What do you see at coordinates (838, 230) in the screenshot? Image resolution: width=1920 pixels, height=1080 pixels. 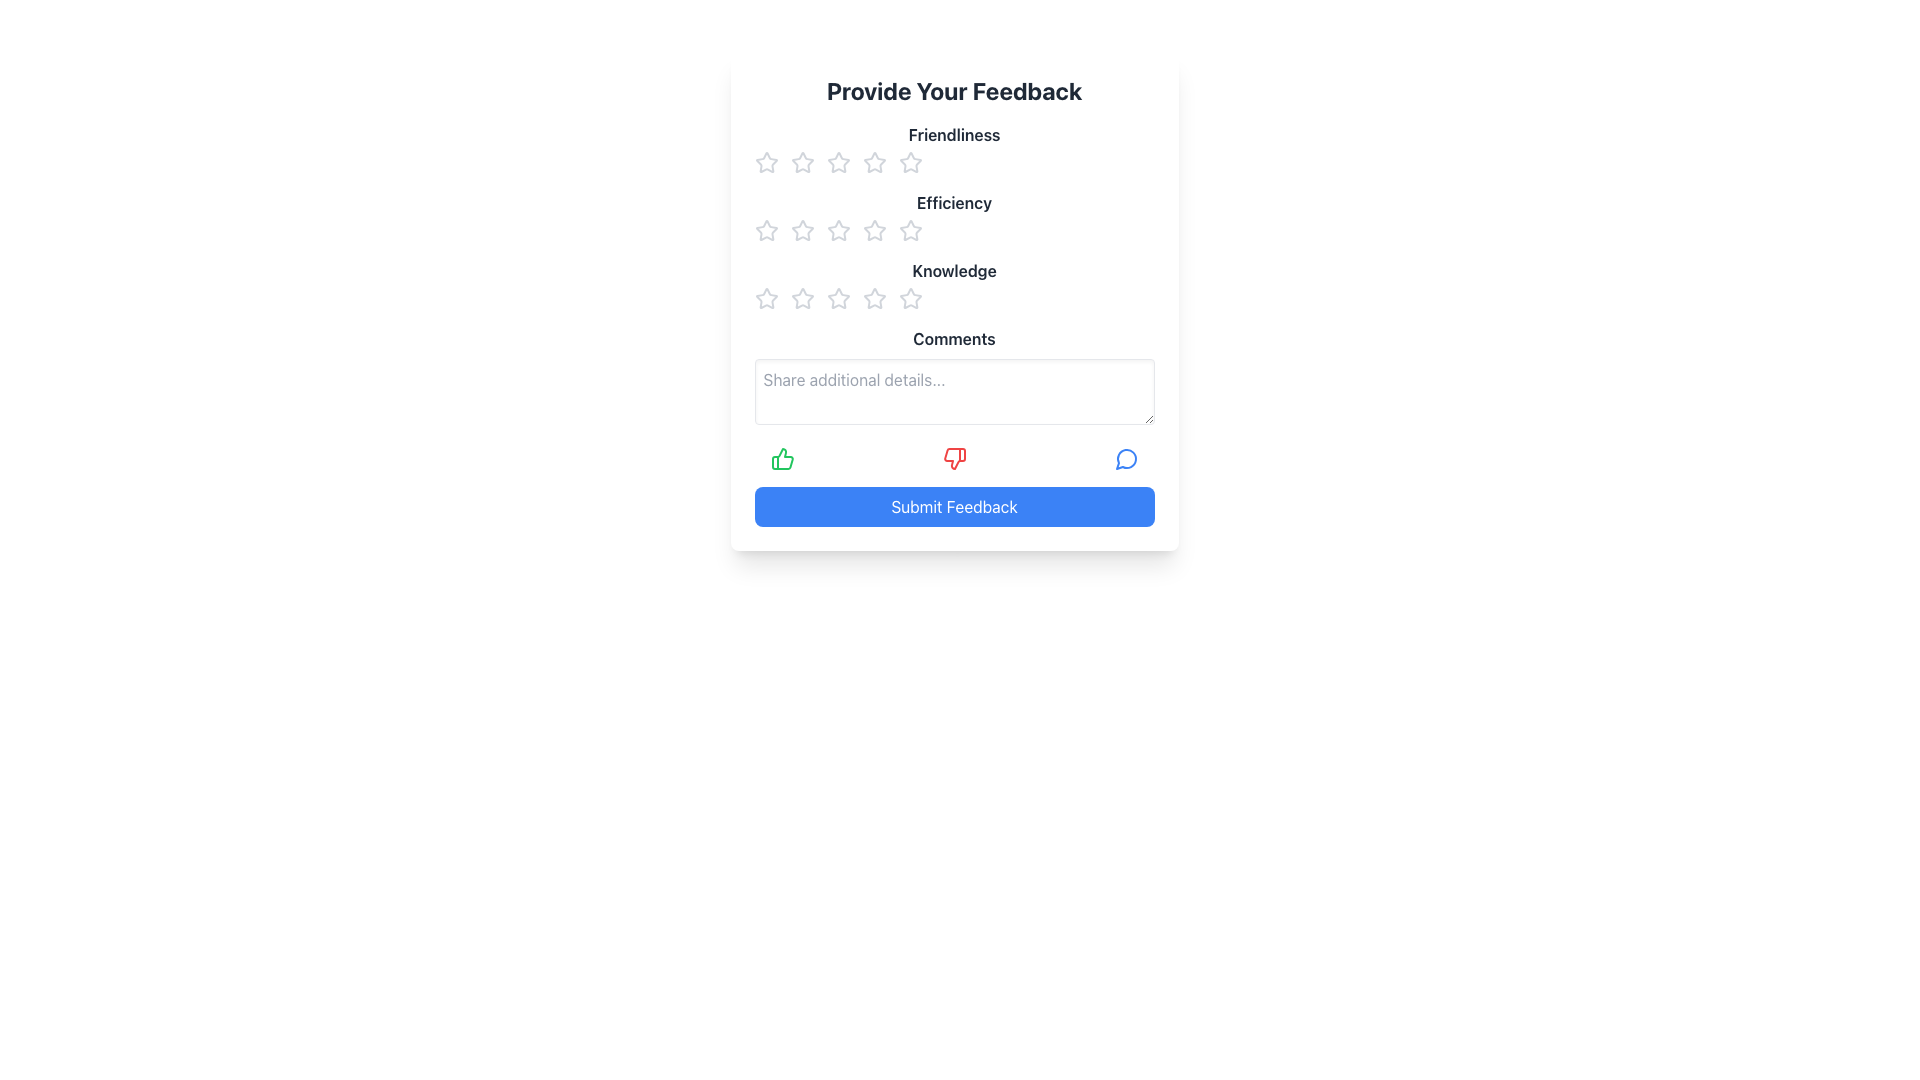 I see `the third star in the horizontal row of five stars for the 'Efficiency' rating` at bounding box center [838, 230].